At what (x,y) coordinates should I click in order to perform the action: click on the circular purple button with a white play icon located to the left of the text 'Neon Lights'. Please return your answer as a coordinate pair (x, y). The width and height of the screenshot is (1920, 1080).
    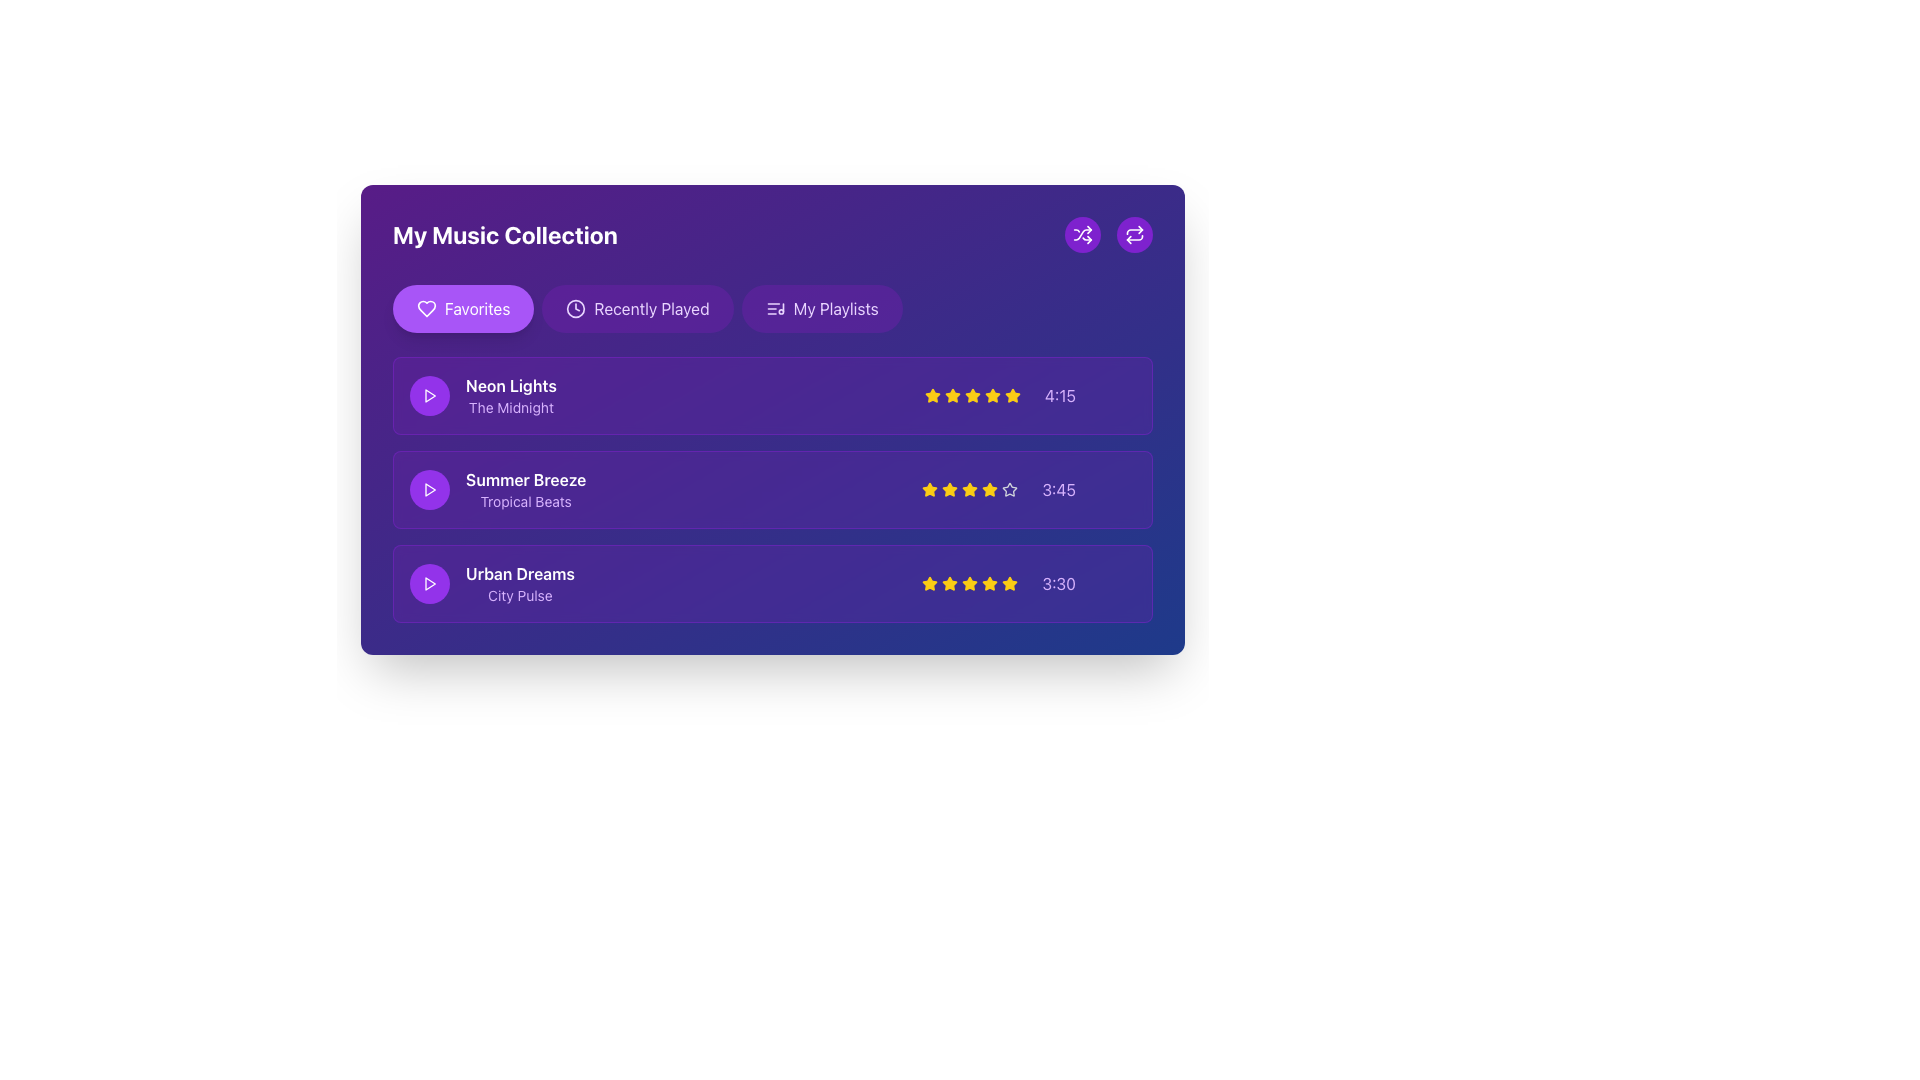
    Looking at the image, I should click on (429, 396).